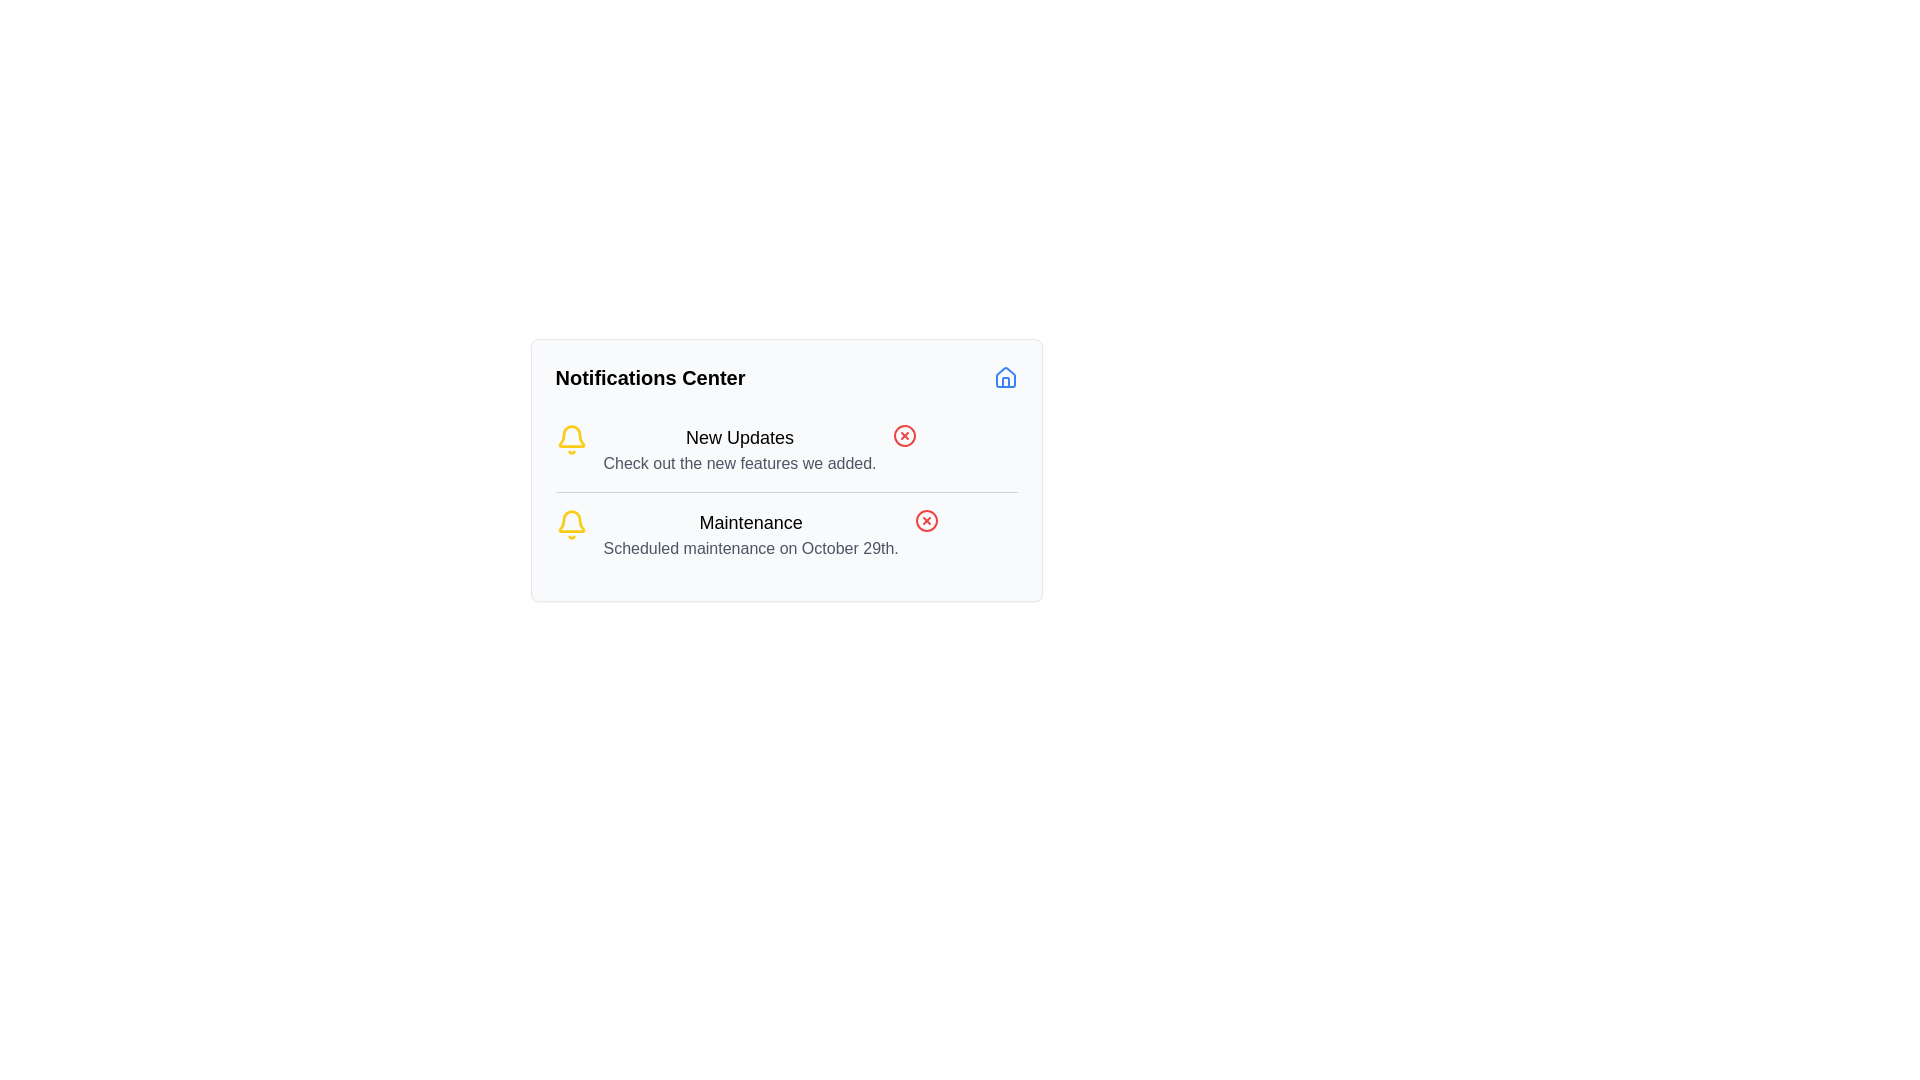  I want to click on the main inner curvature of the bell icon, which is filled in bright yellow and is part of the Notifications Center panel, so click(570, 520).